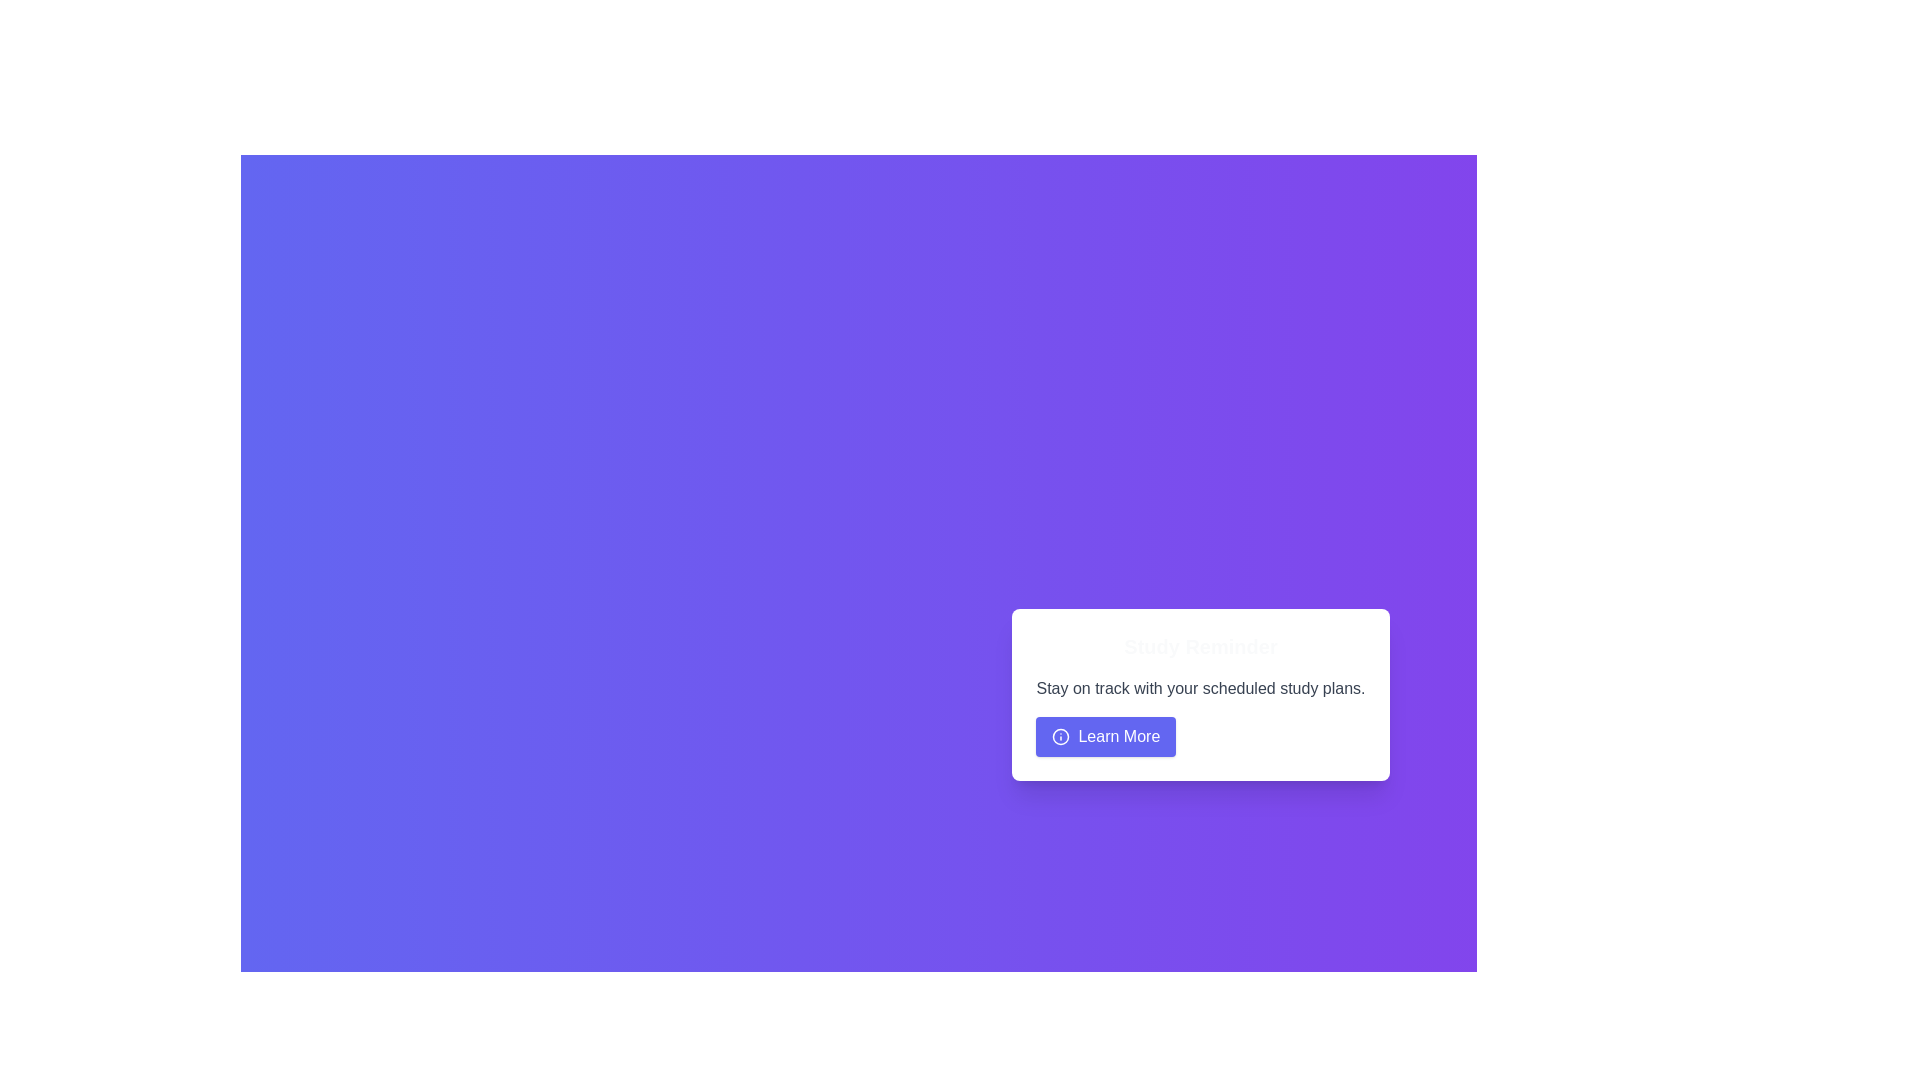 The width and height of the screenshot is (1920, 1080). Describe the element at coordinates (1060, 736) in the screenshot. I see `the button containing the small circular 'info' icon that is positioned to the left of the text 'Learn More'` at that location.